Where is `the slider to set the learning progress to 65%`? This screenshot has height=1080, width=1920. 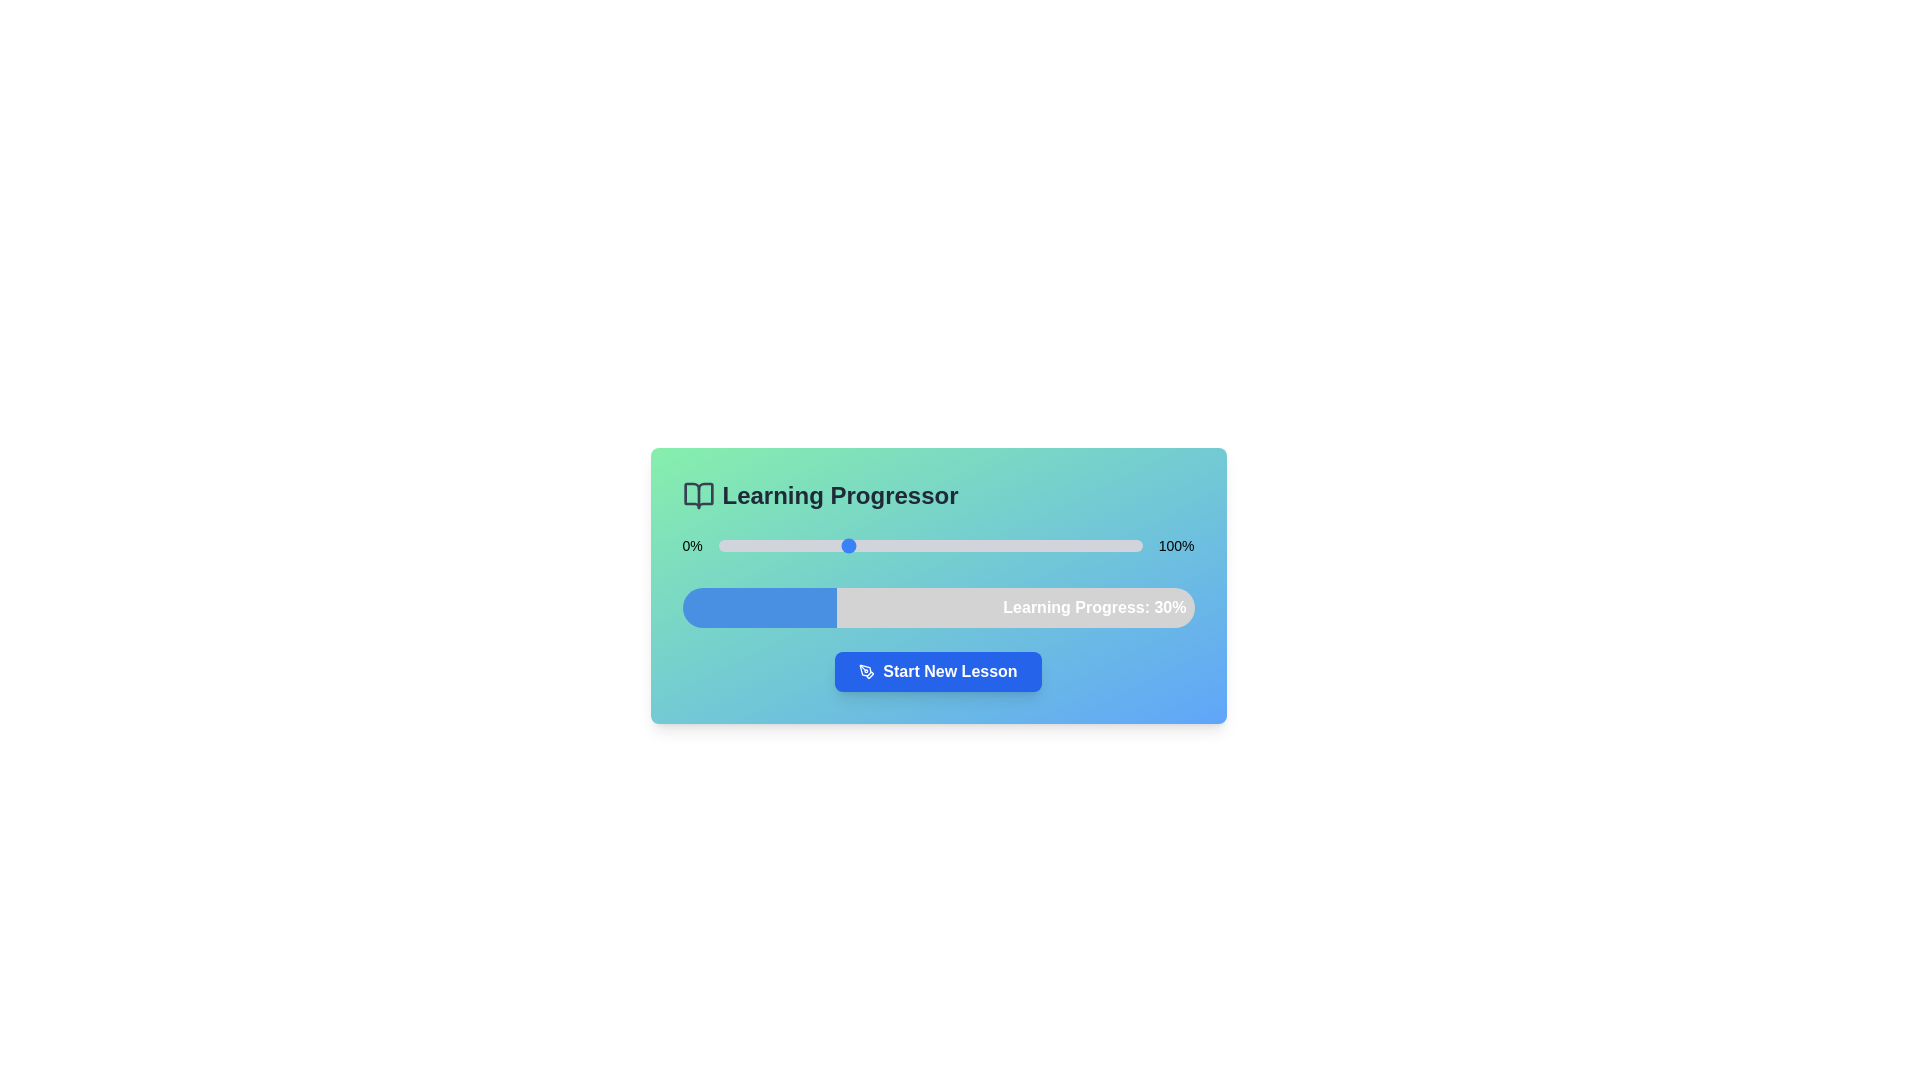
the slider to set the learning progress to 65% is located at coordinates (994, 546).